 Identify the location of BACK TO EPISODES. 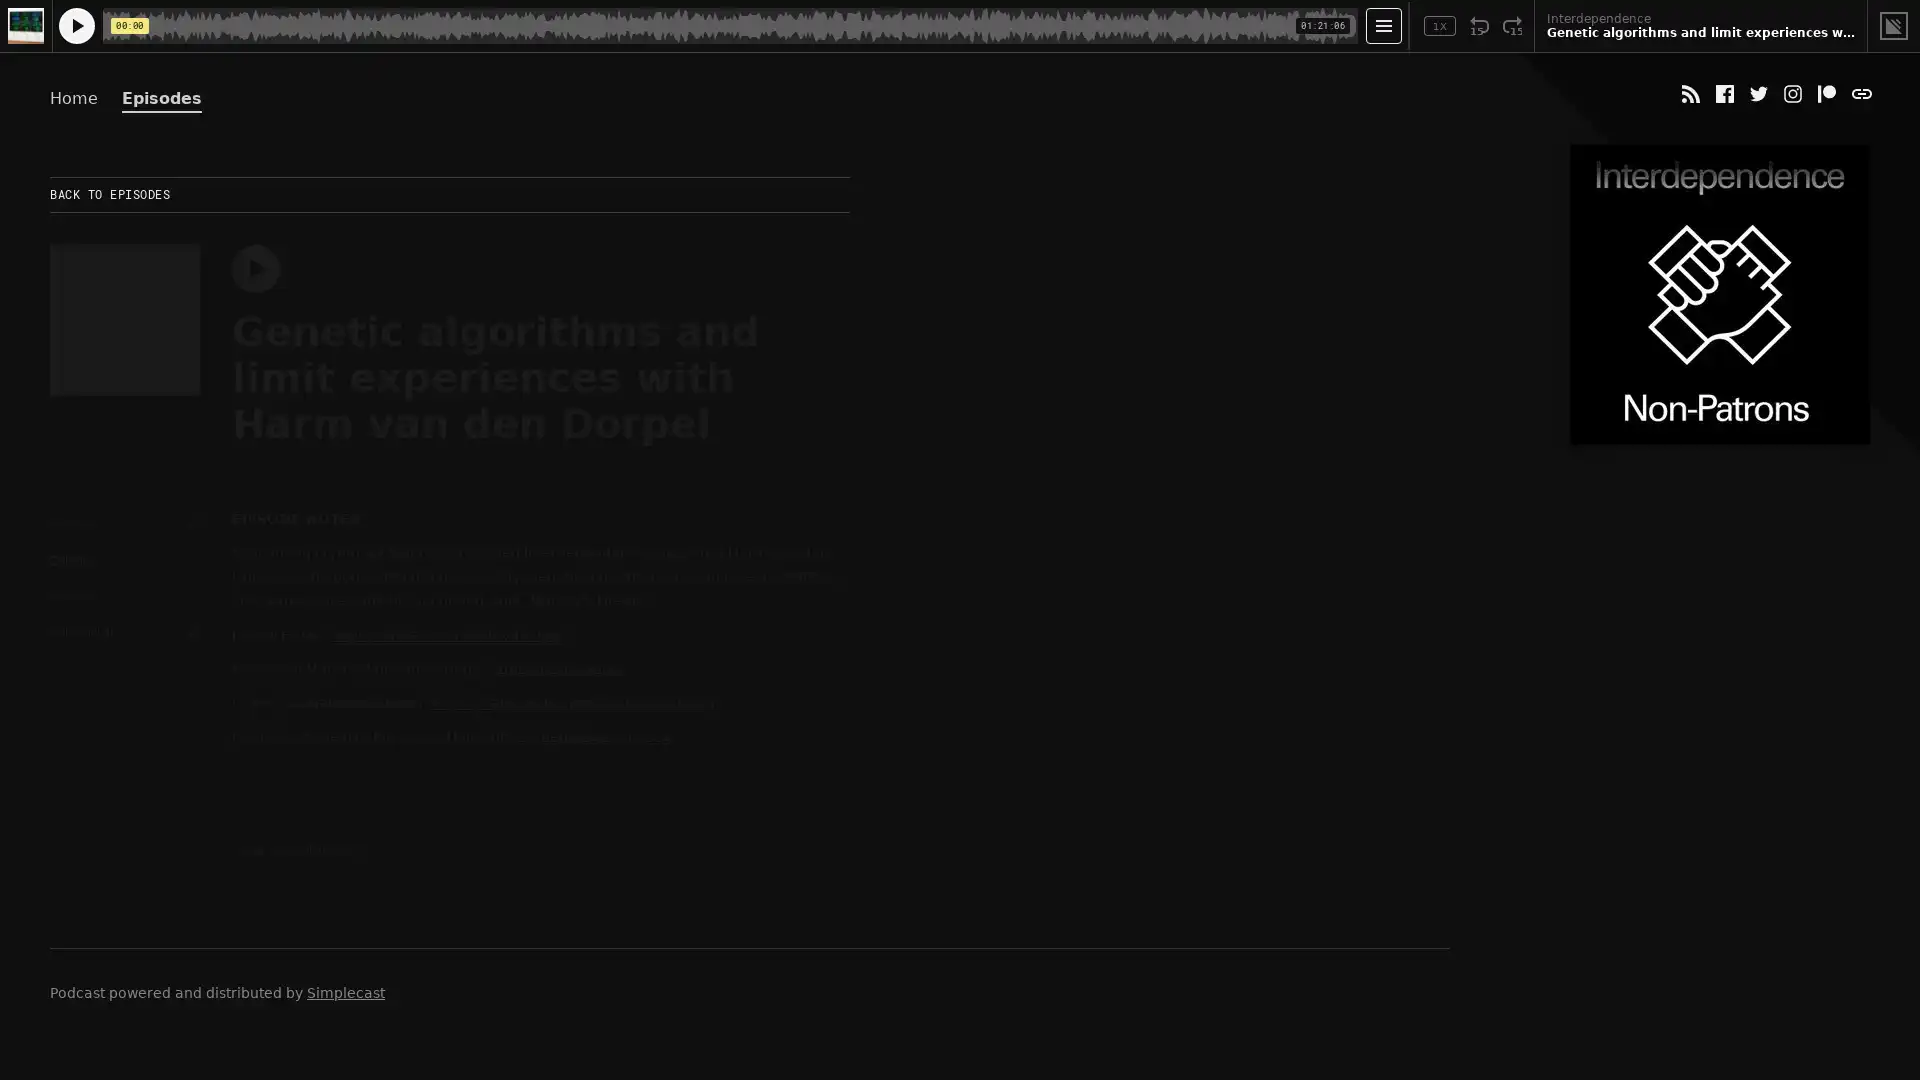
(449, 195).